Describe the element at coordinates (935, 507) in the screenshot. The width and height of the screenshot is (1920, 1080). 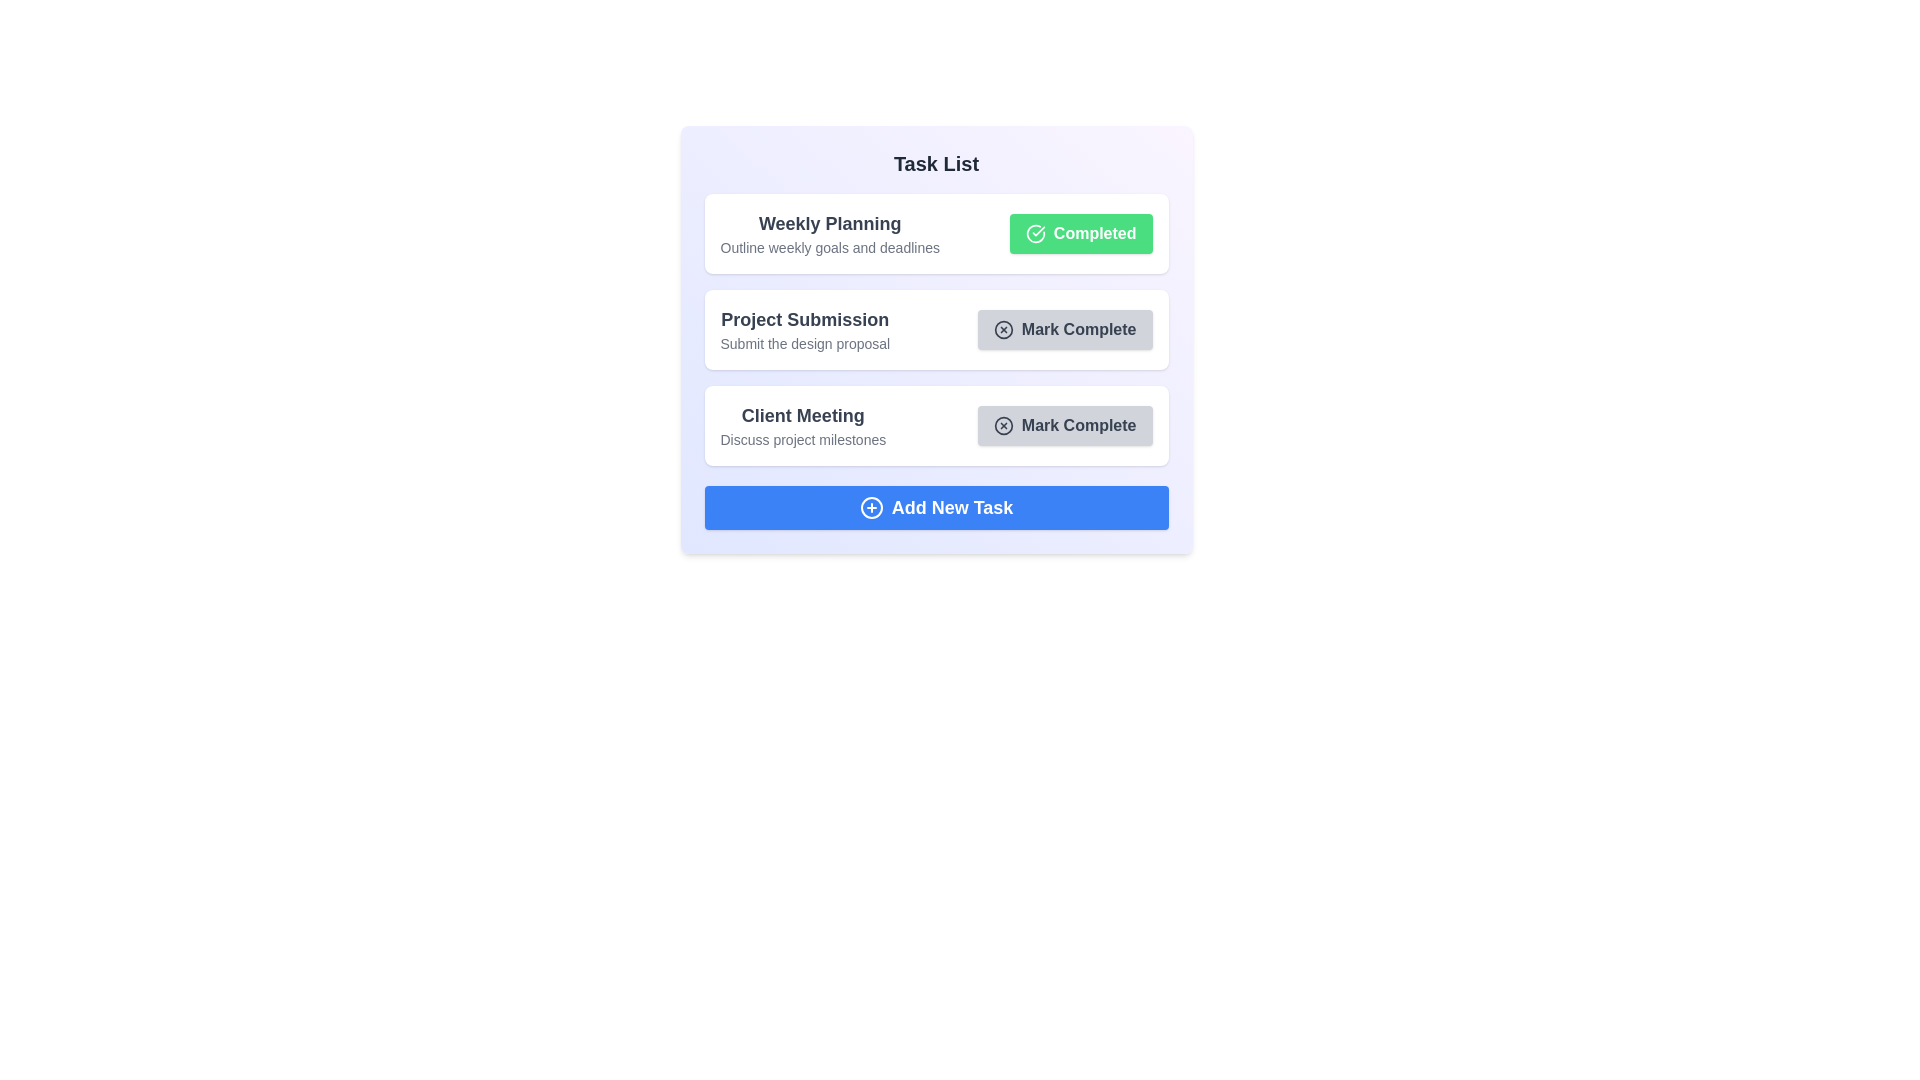
I see `the 'Add New Task' button to initiate the task creation process` at that location.